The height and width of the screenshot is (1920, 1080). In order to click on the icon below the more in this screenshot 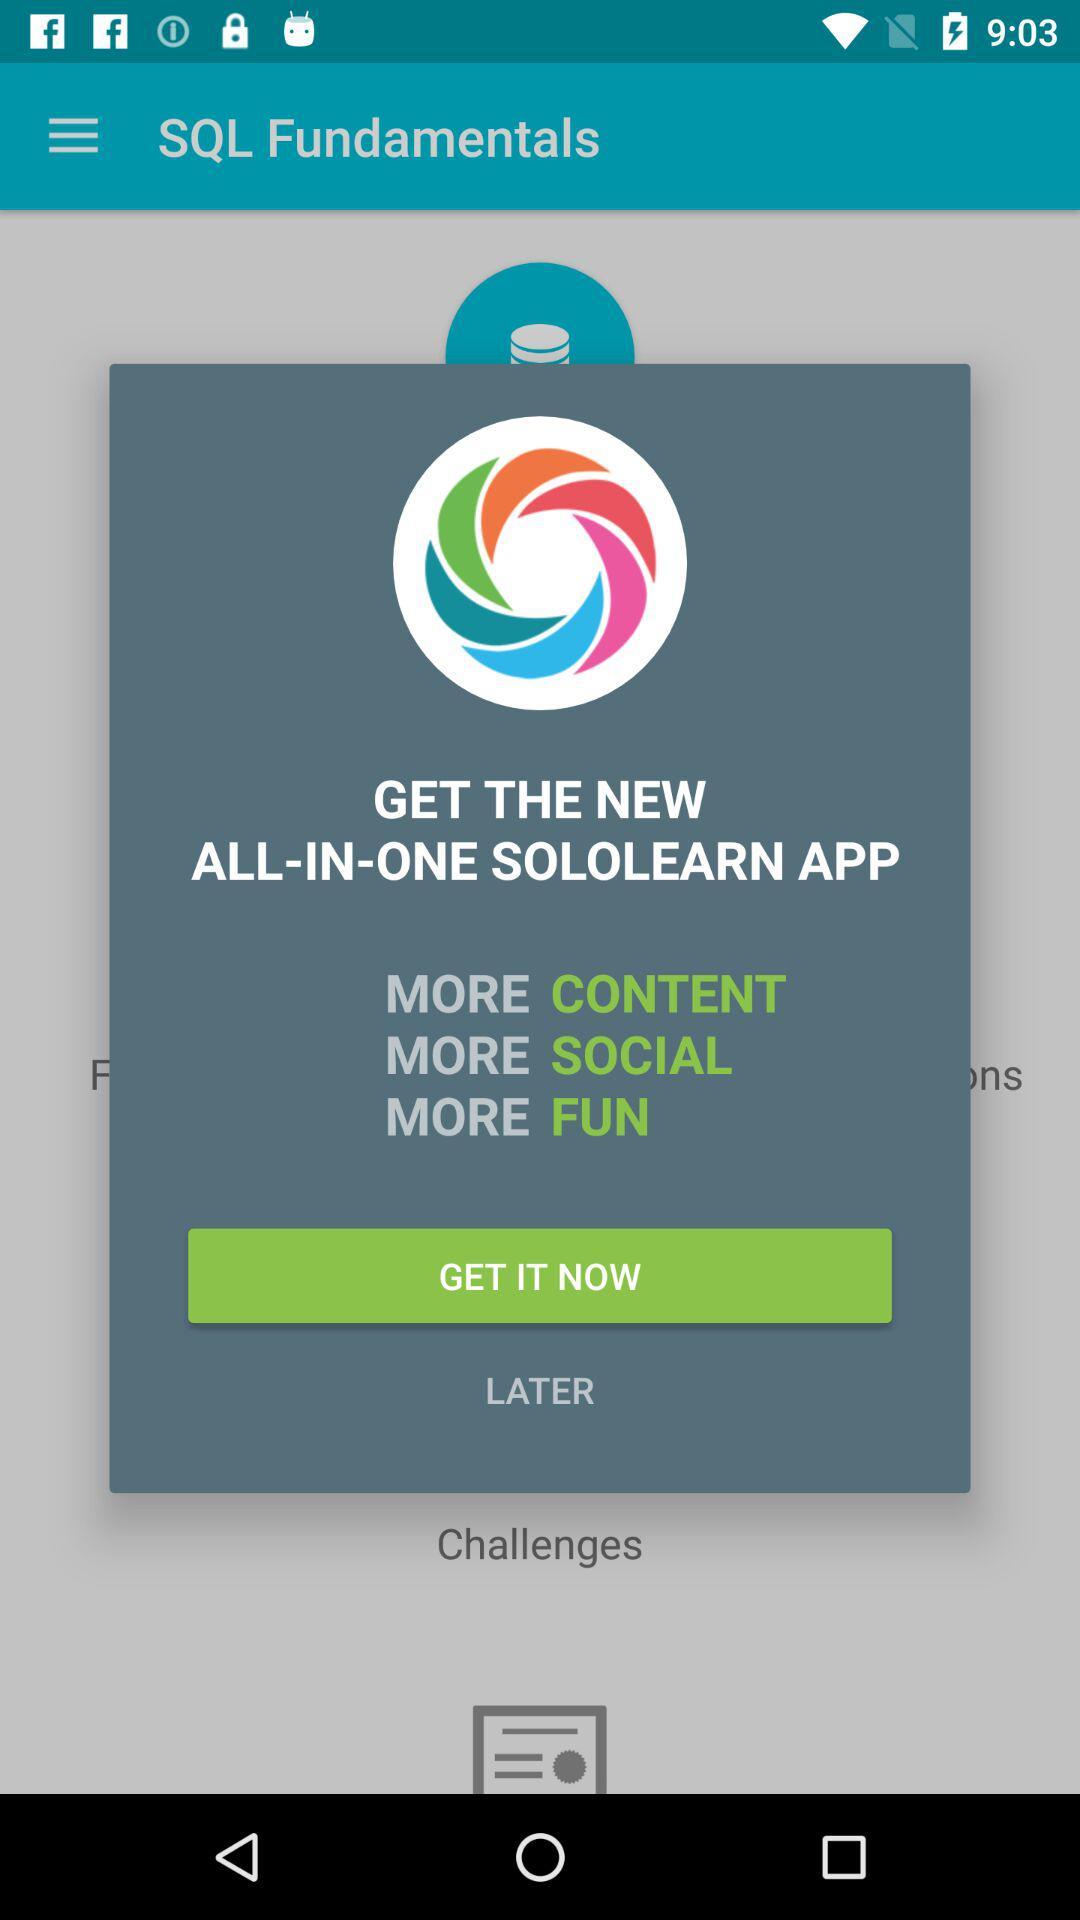, I will do `click(540, 1274)`.